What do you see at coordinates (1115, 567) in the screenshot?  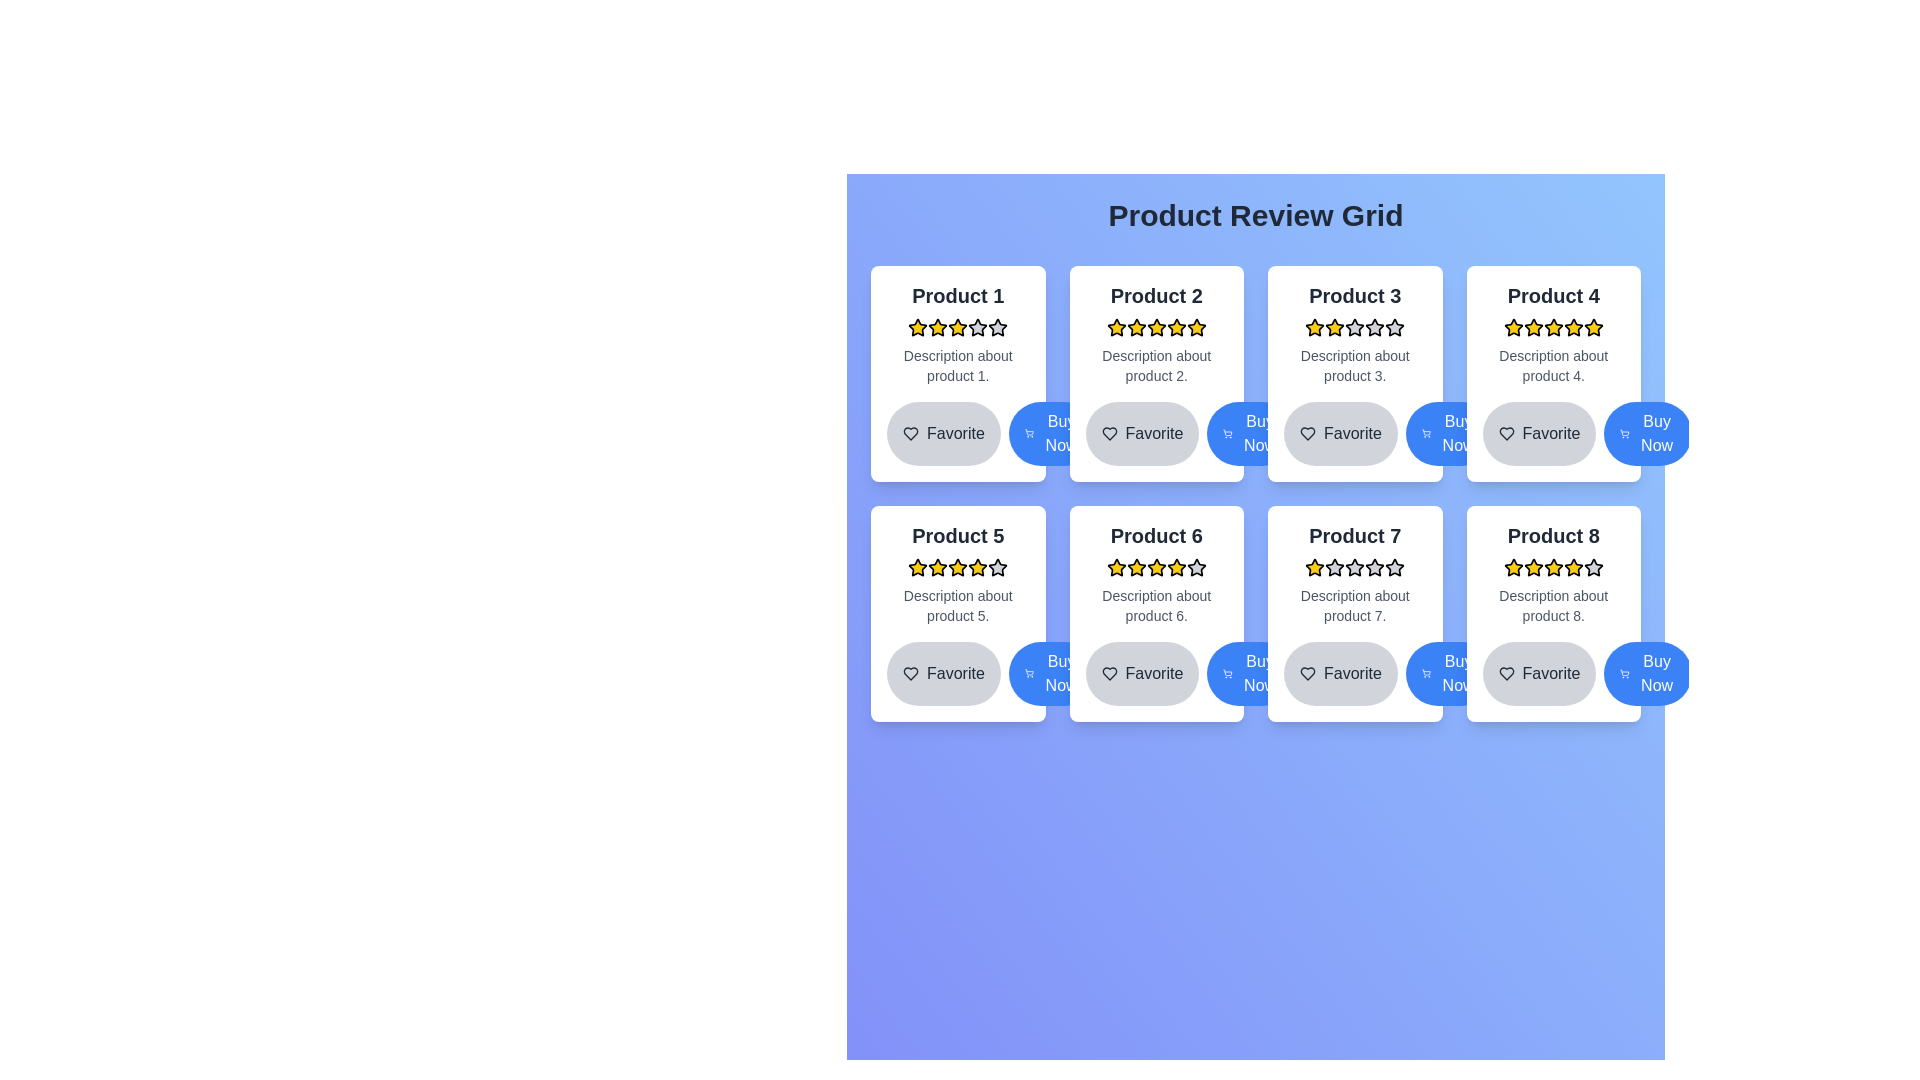 I see `the fourth yellow star icon` at bounding box center [1115, 567].